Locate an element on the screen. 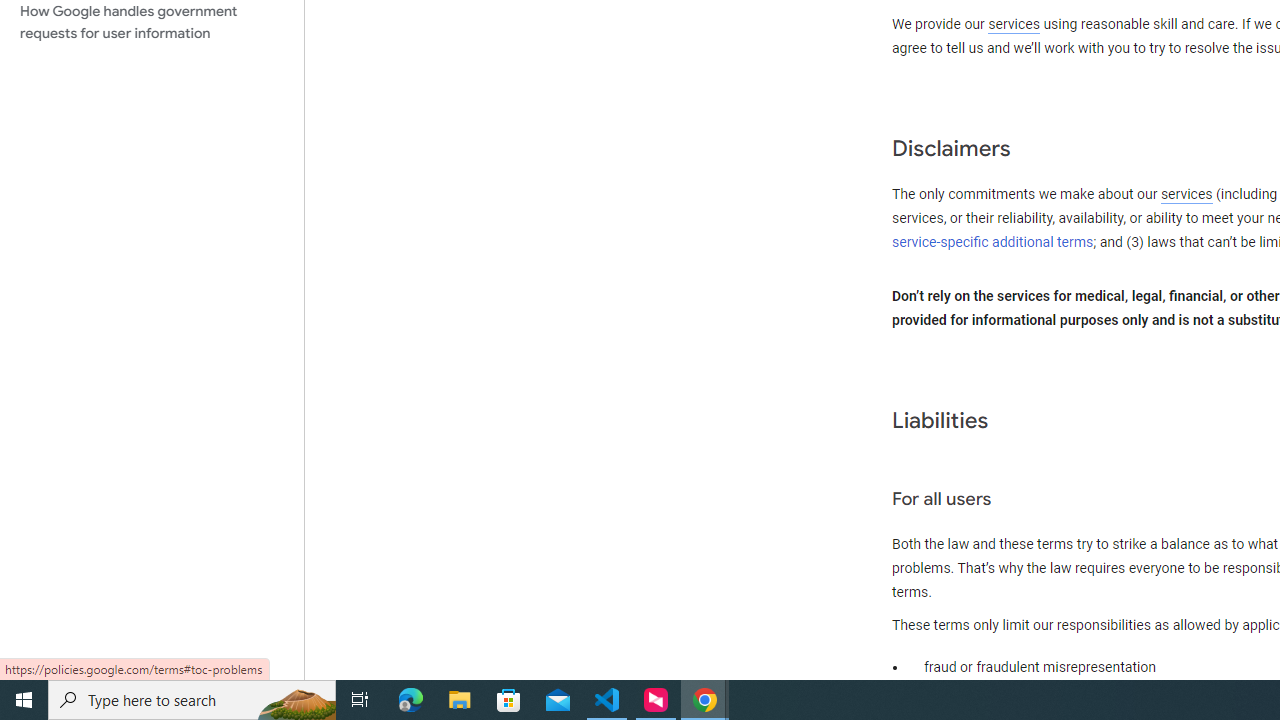 Image resolution: width=1280 pixels, height=720 pixels. 'service-specific additional terms' is located at coordinates (993, 241).